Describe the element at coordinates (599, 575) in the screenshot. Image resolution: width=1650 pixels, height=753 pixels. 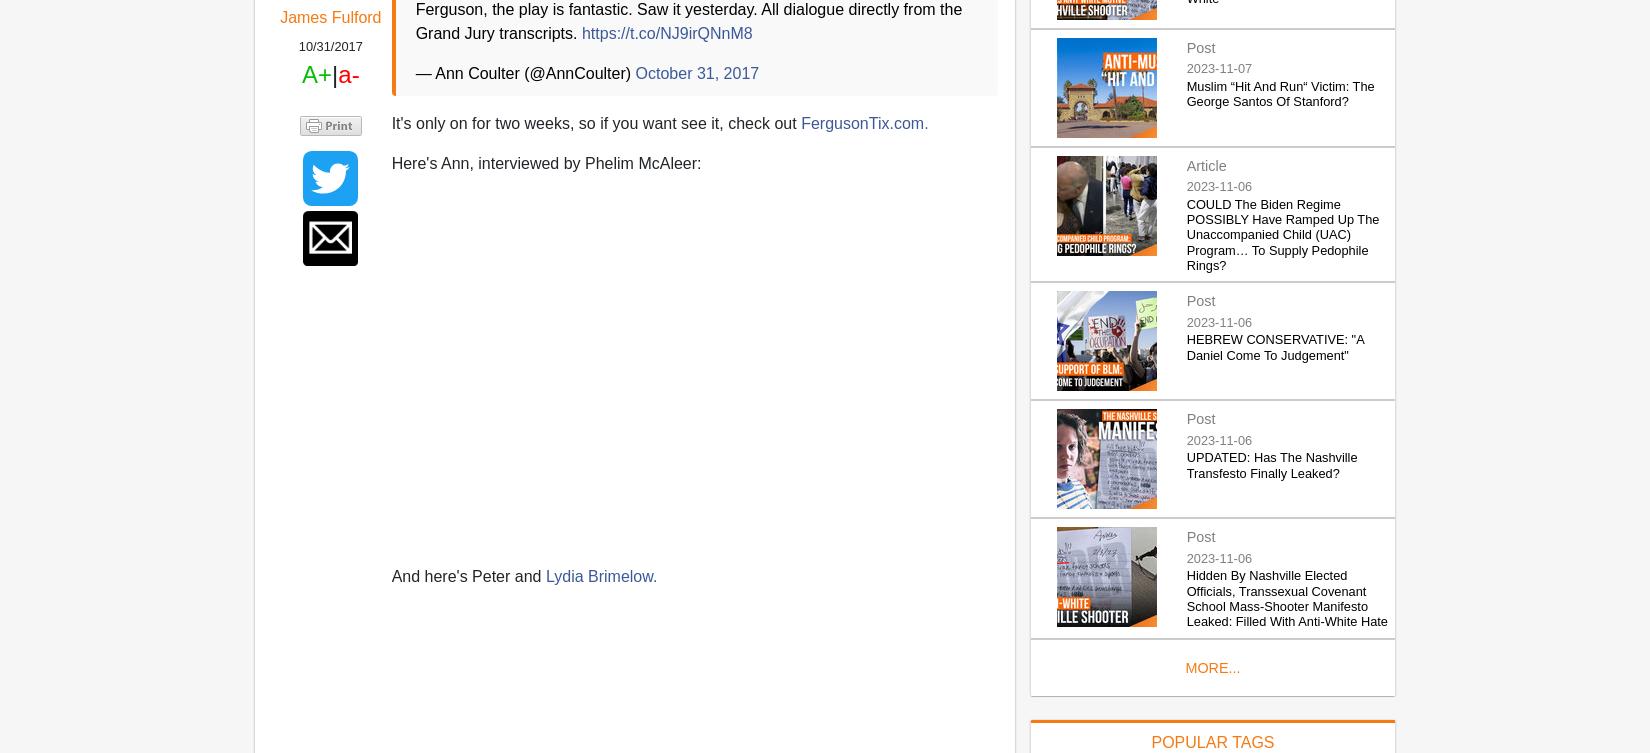
I see `'Lydia Brimelow.'` at that location.